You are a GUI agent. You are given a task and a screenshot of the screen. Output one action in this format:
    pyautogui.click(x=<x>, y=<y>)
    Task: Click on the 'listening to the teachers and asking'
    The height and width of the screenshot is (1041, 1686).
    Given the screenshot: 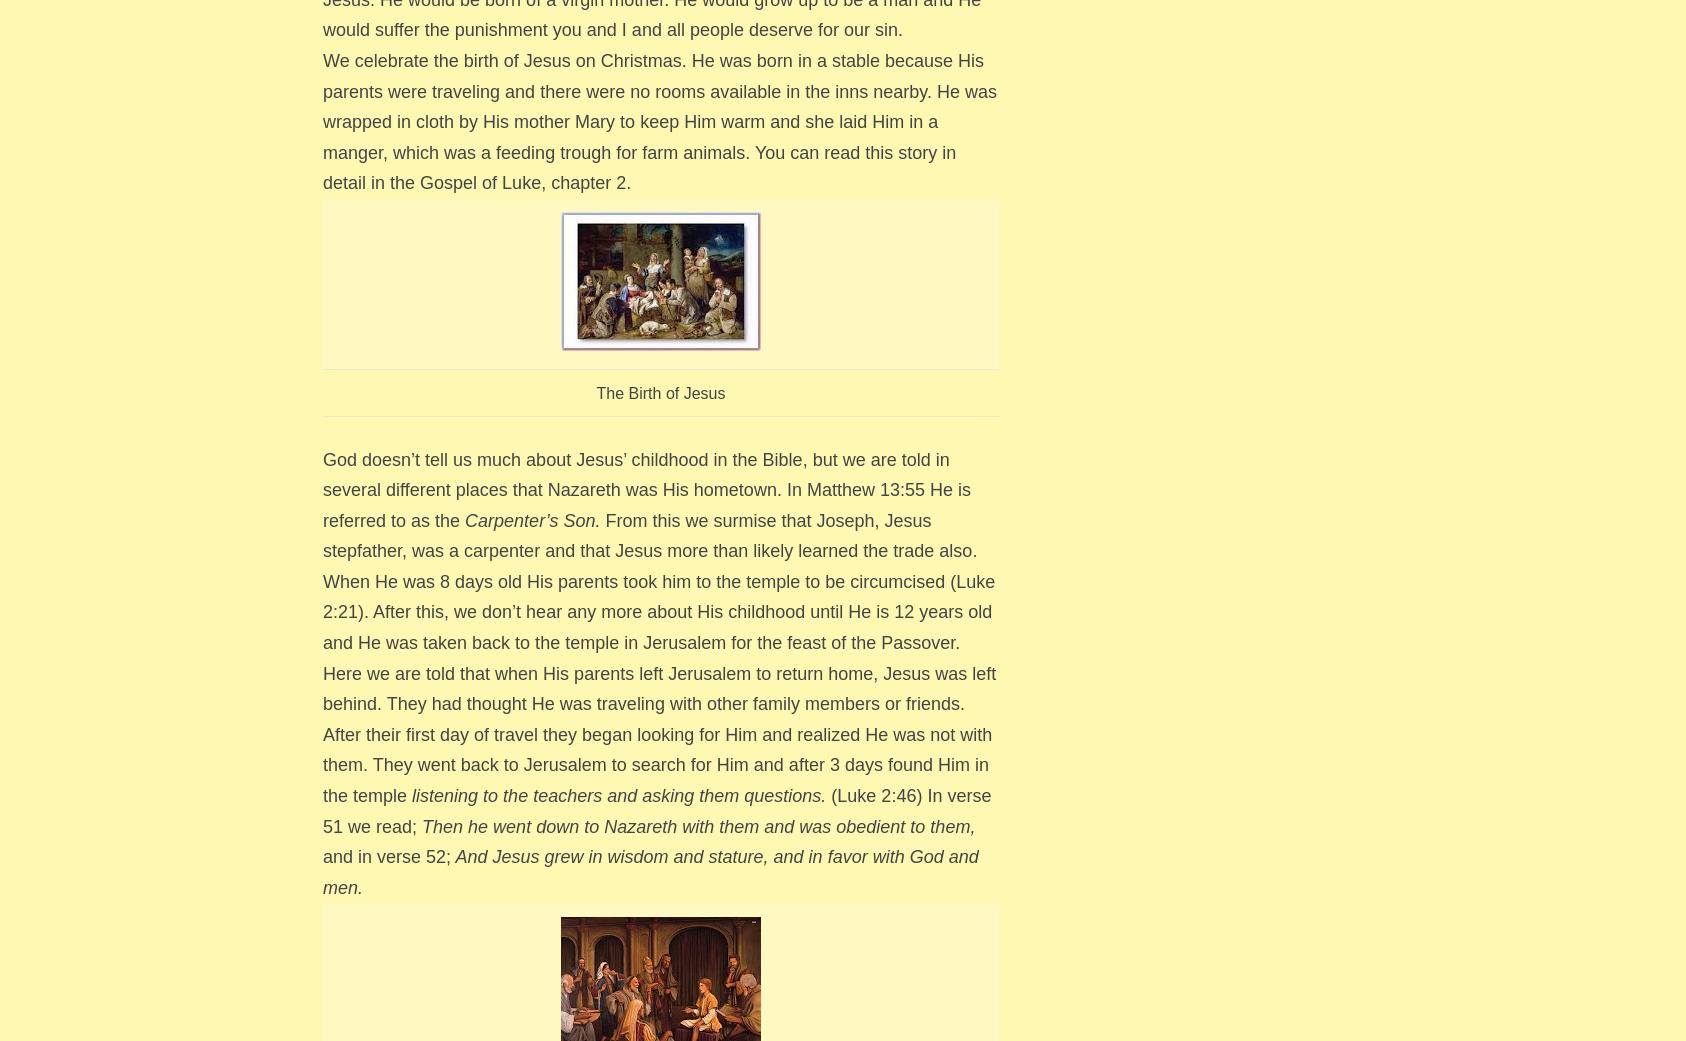 What is the action you would take?
    pyautogui.click(x=553, y=795)
    